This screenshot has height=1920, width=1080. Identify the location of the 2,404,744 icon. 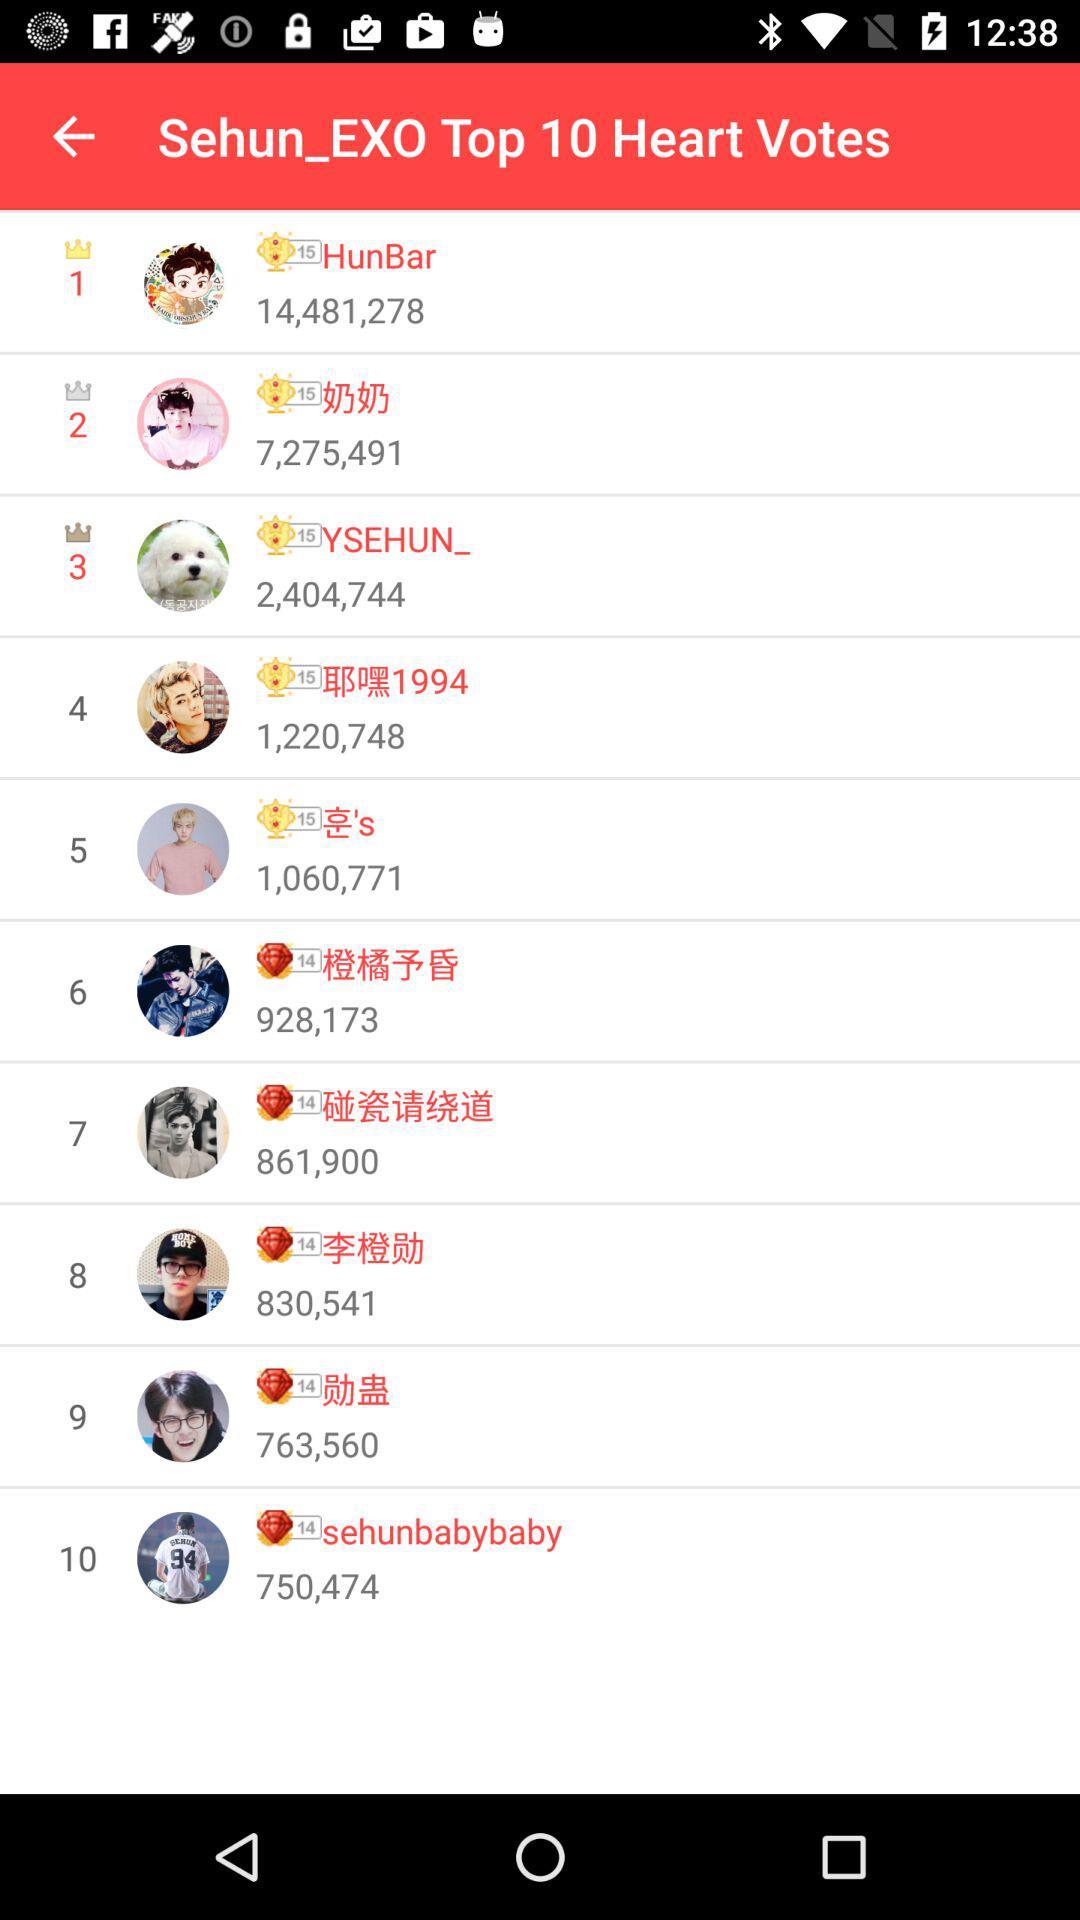
(329, 592).